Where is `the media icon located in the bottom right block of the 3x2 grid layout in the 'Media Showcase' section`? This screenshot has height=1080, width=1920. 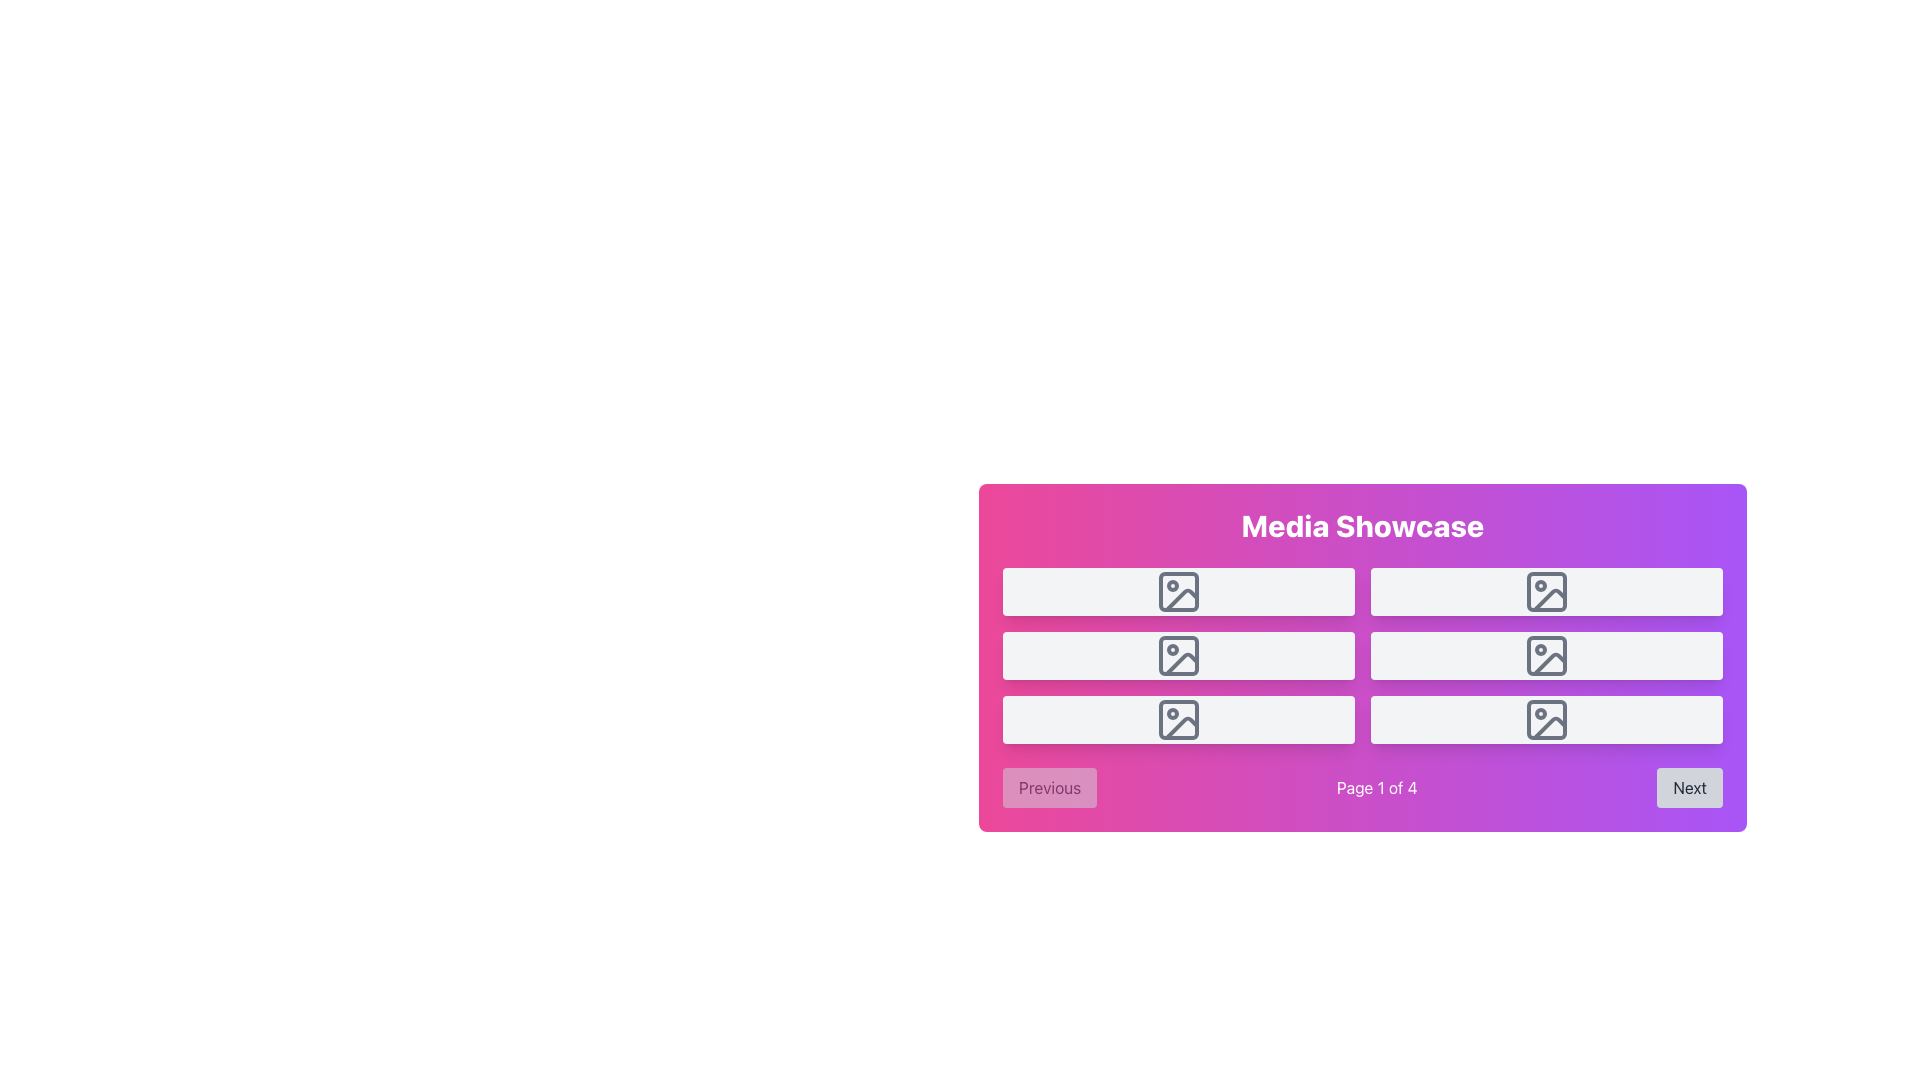 the media icon located in the bottom right block of the 3x2 grid layout in the 'Media Showcase' section is located at coordinates (1545, 720).